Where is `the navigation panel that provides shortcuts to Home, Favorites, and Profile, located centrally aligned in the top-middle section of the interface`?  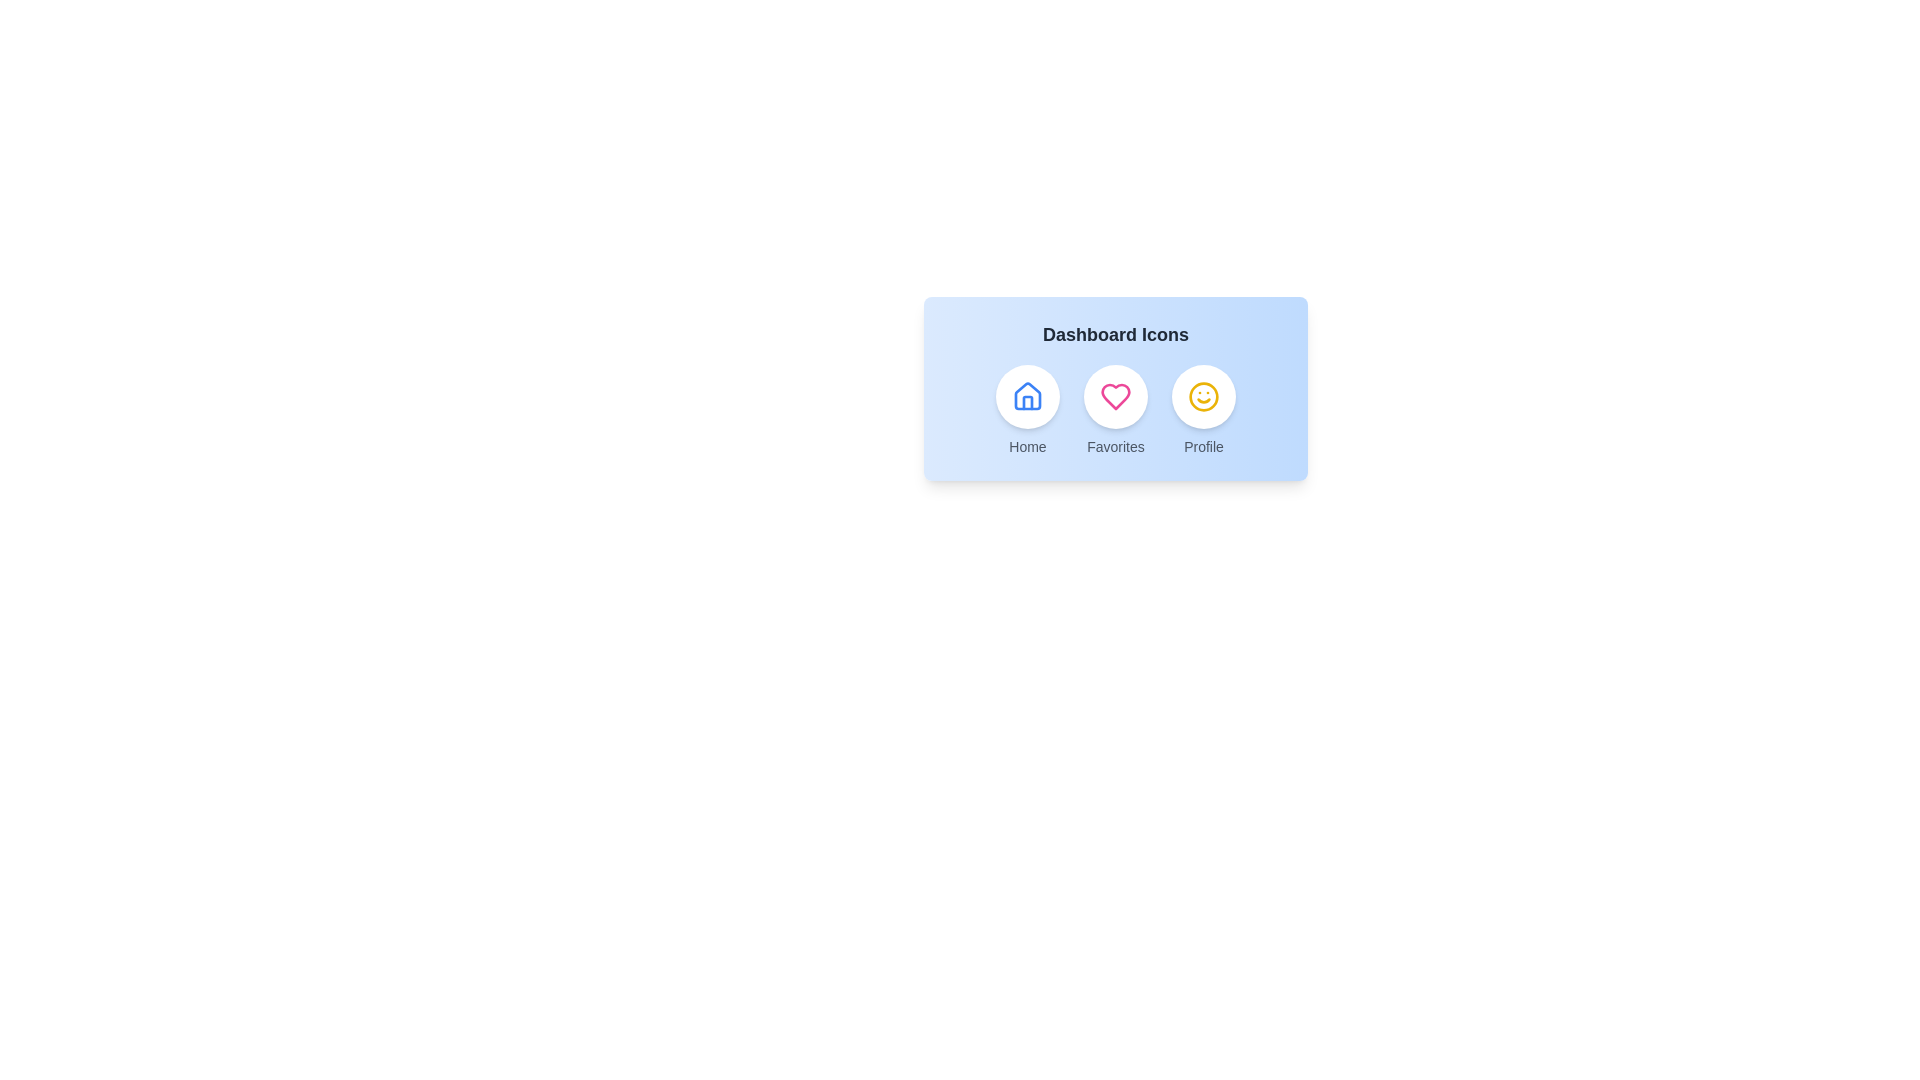 the navigation panel that provides shortcuts to Home, Favorites, and Profile, located centrally aligned in the top-middle section of the interface is located at coordinates (1115, 389).